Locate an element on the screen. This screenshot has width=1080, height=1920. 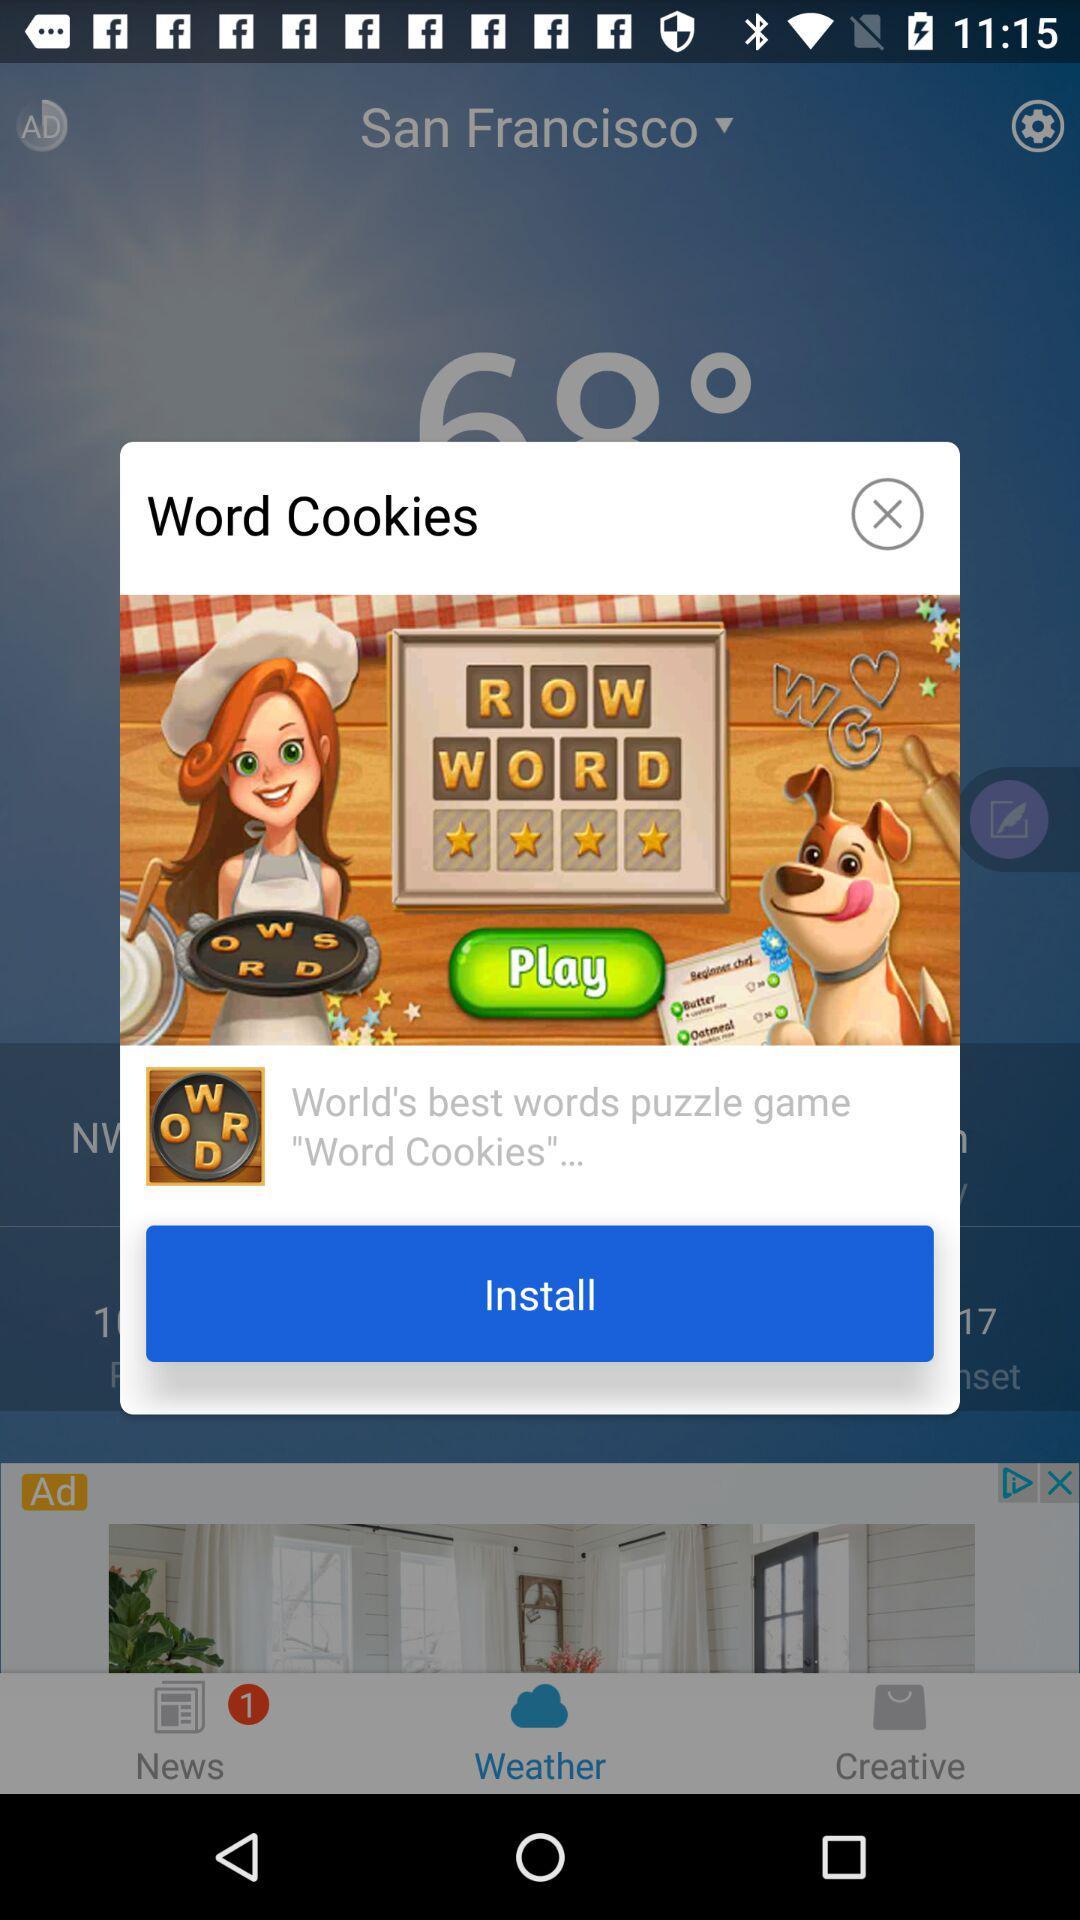
the app next to the word cookies is located at coordinates (886, 514).